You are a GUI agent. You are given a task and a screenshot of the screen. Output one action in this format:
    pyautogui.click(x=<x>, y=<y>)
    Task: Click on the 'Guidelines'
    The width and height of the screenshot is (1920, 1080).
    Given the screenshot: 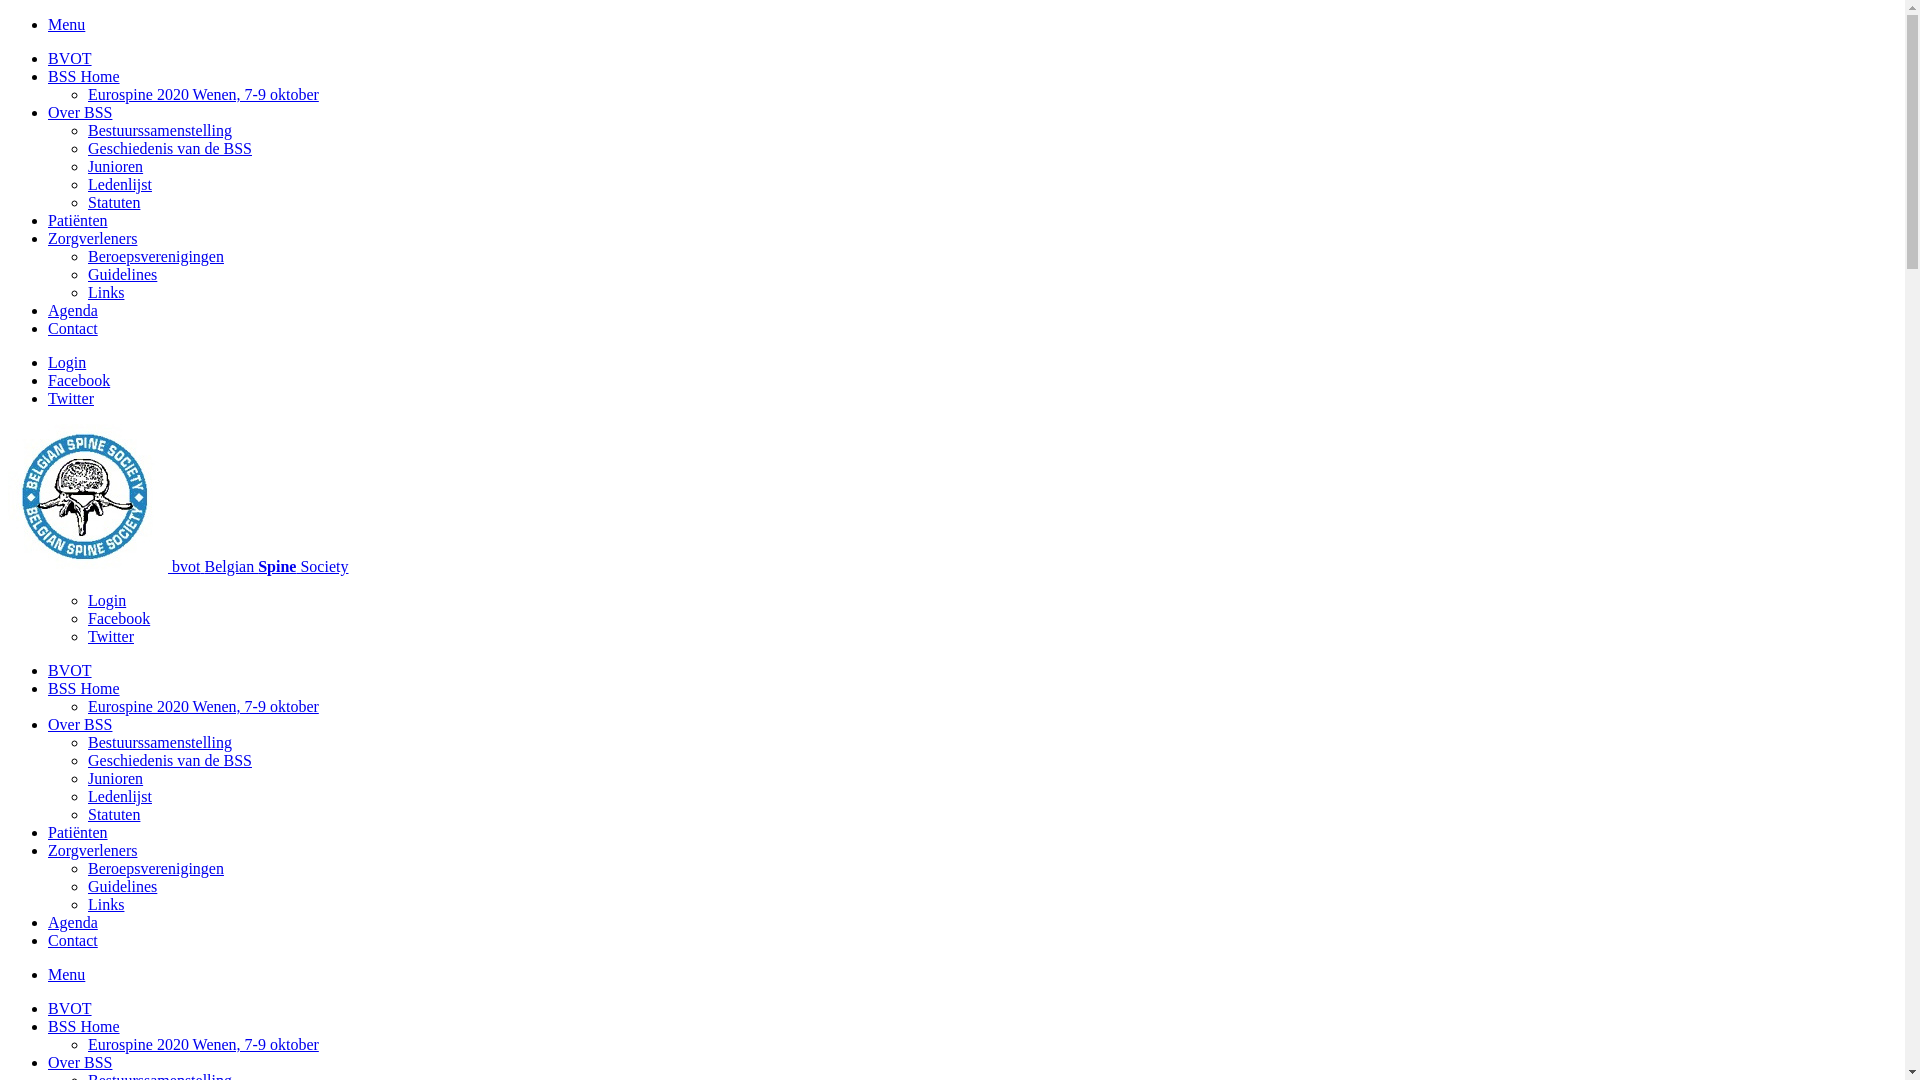 What is the action you would take?
    pyautogui.click(x=121, y=274)
    